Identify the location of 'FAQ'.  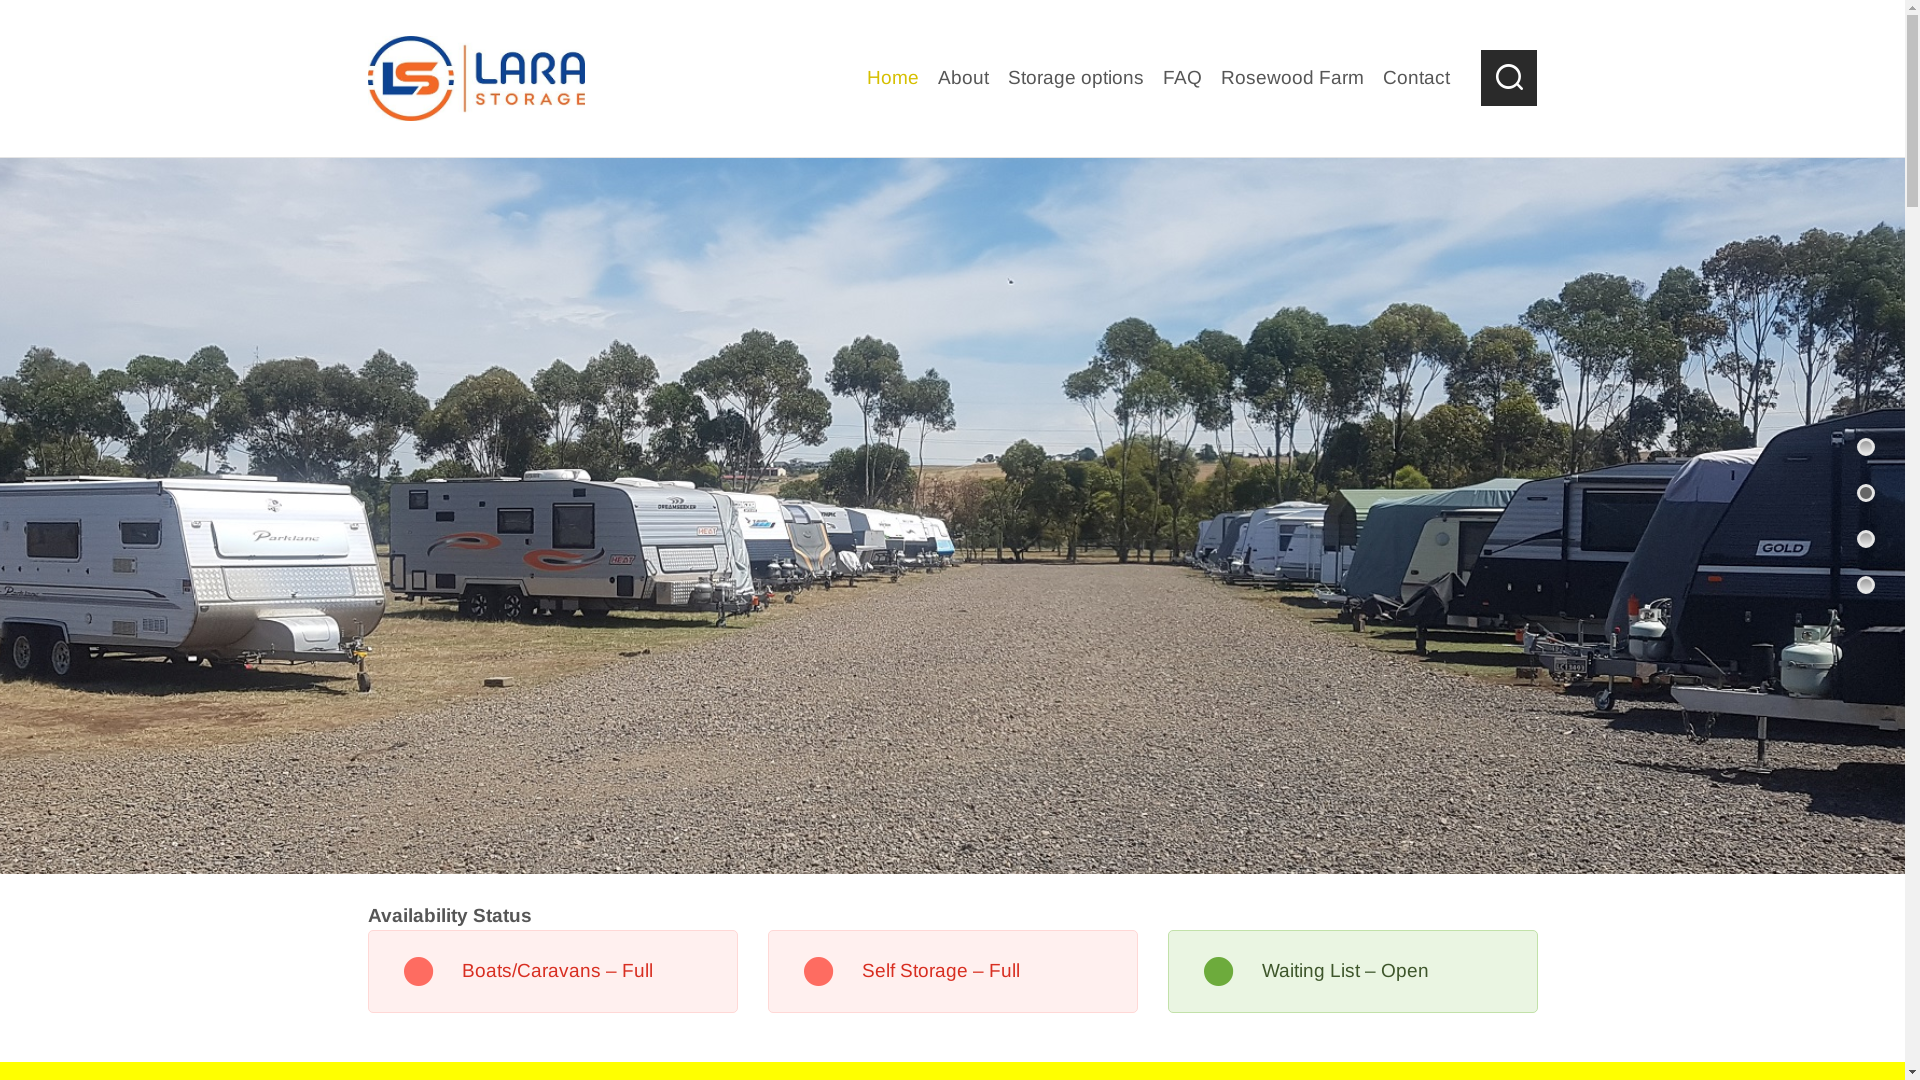
(1182, 77).